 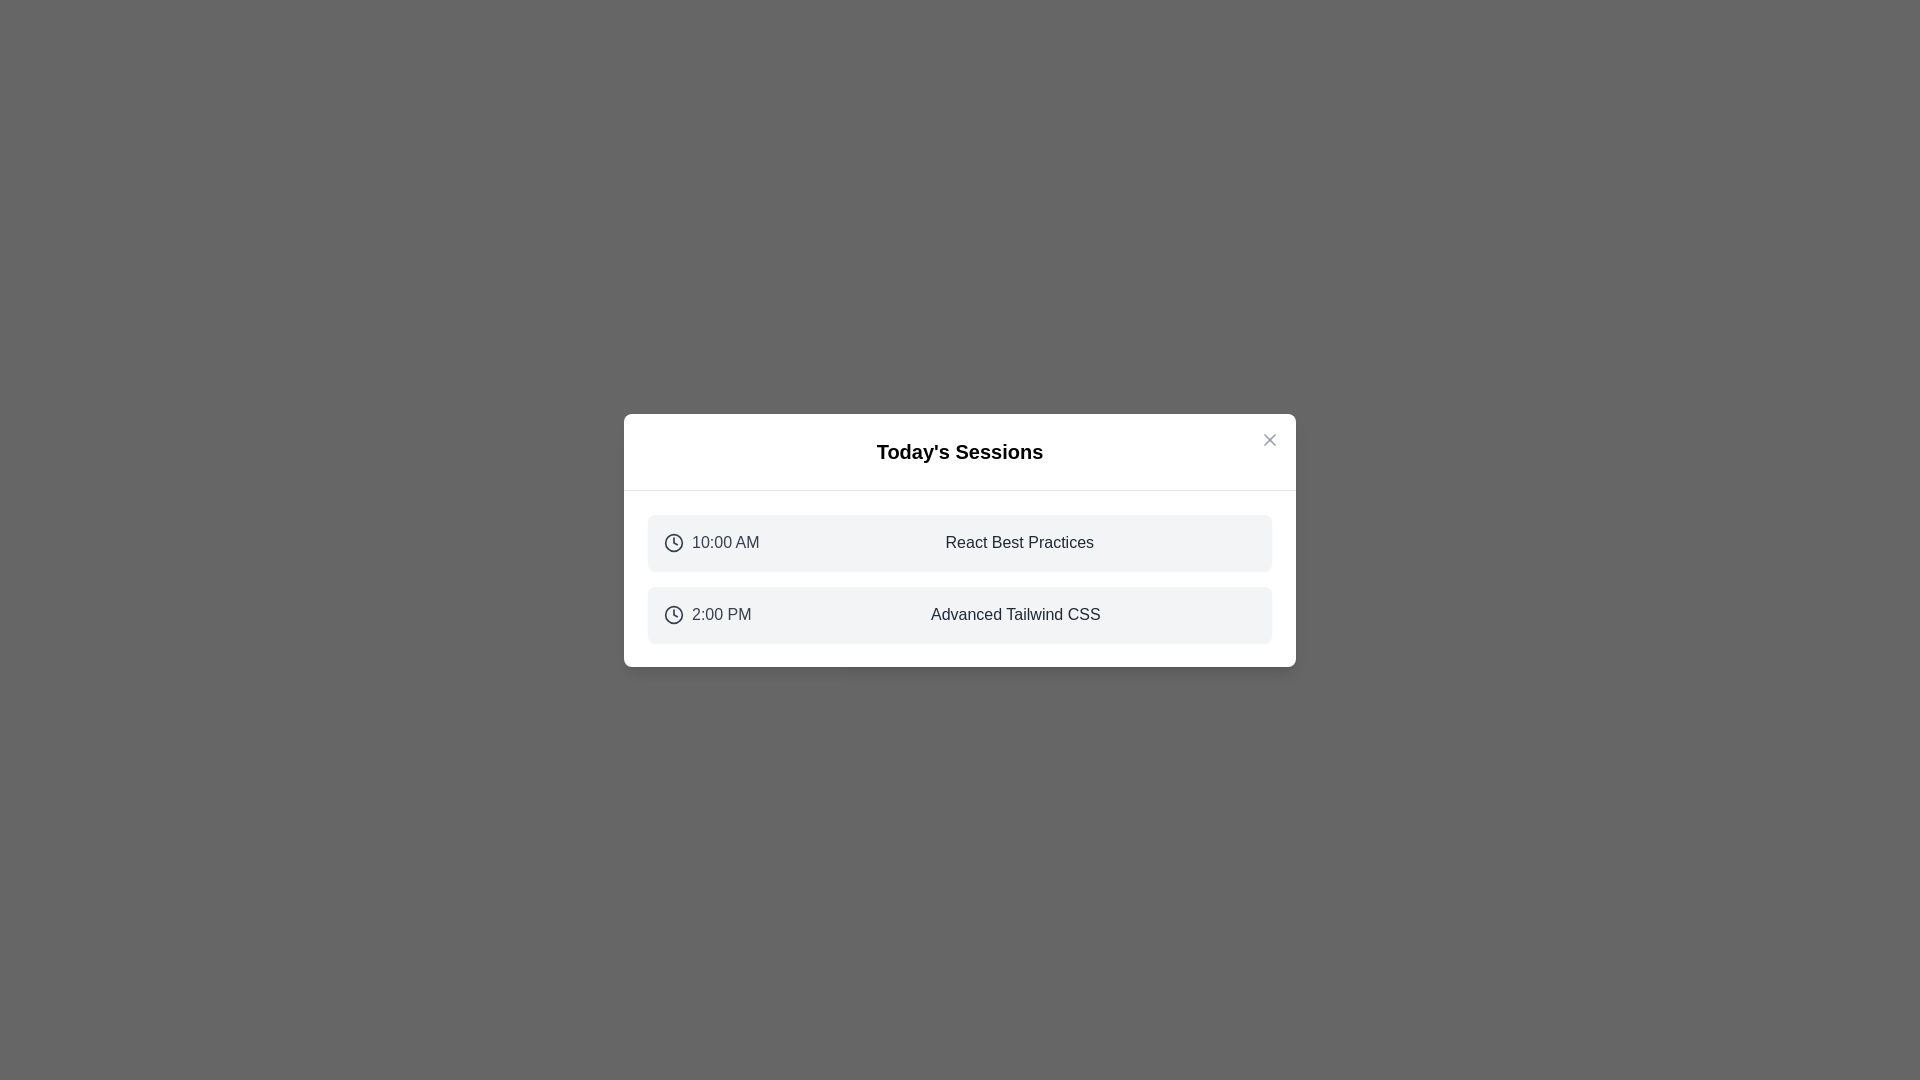 I want to click on the modal header text to focus on it, so click(x=960, y=451).